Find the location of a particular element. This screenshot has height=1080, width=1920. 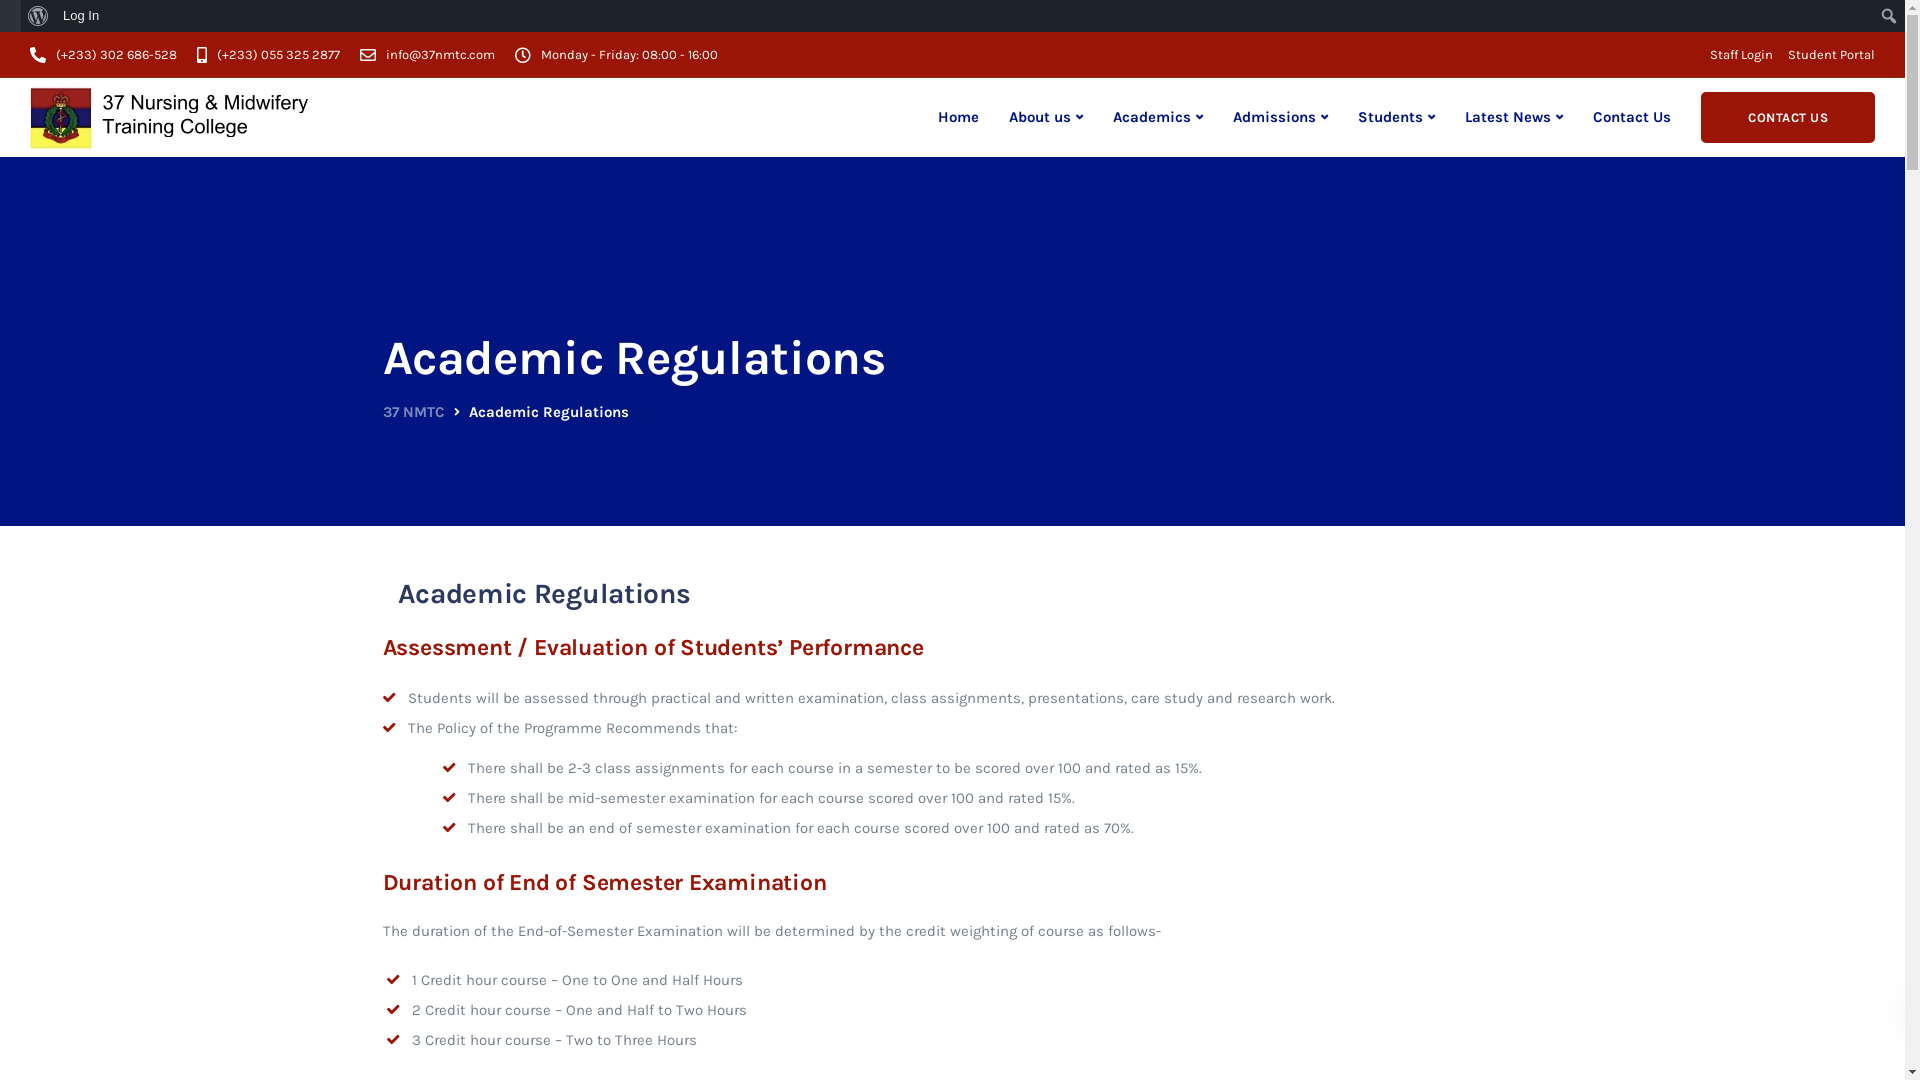

'Log In' is located at coordinates (80, 15).